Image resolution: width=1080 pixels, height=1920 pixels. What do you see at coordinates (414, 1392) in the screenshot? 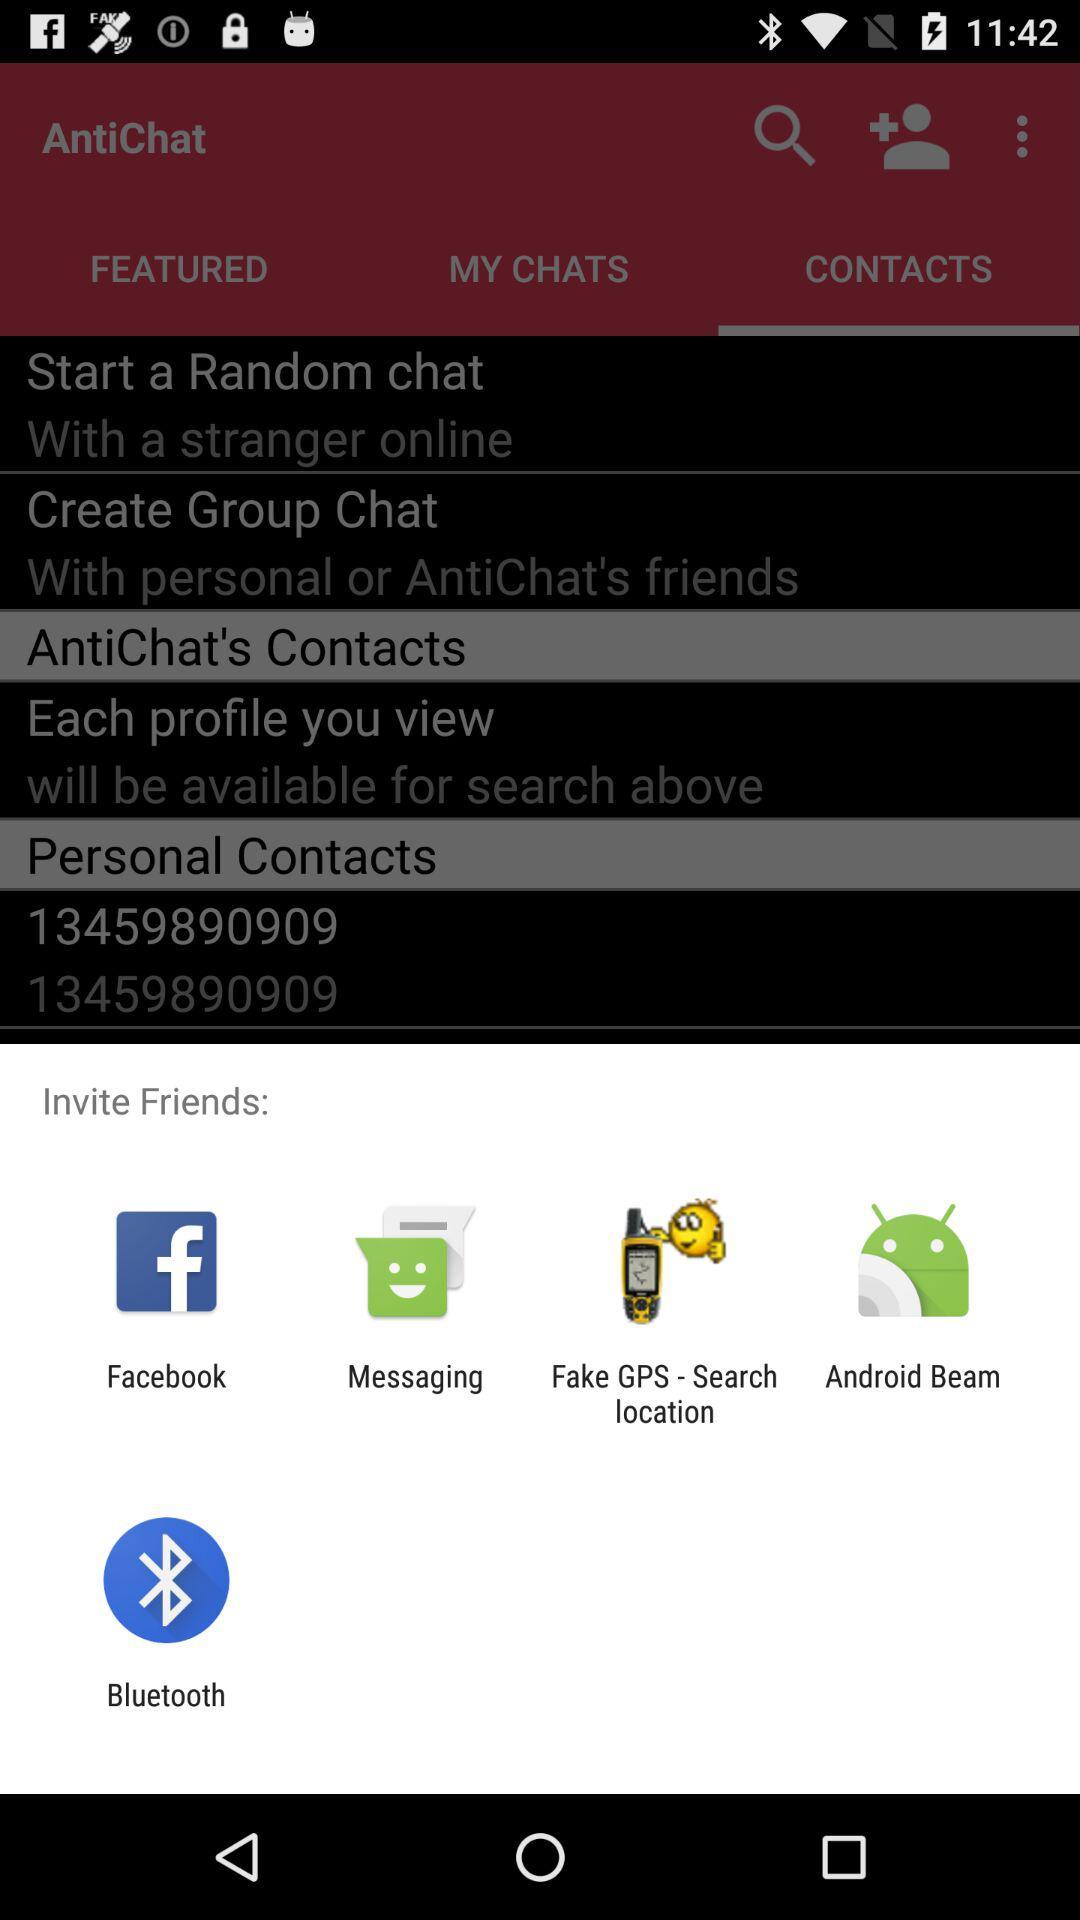
I see `item next to facebook` at bounding box center [414, 1392].